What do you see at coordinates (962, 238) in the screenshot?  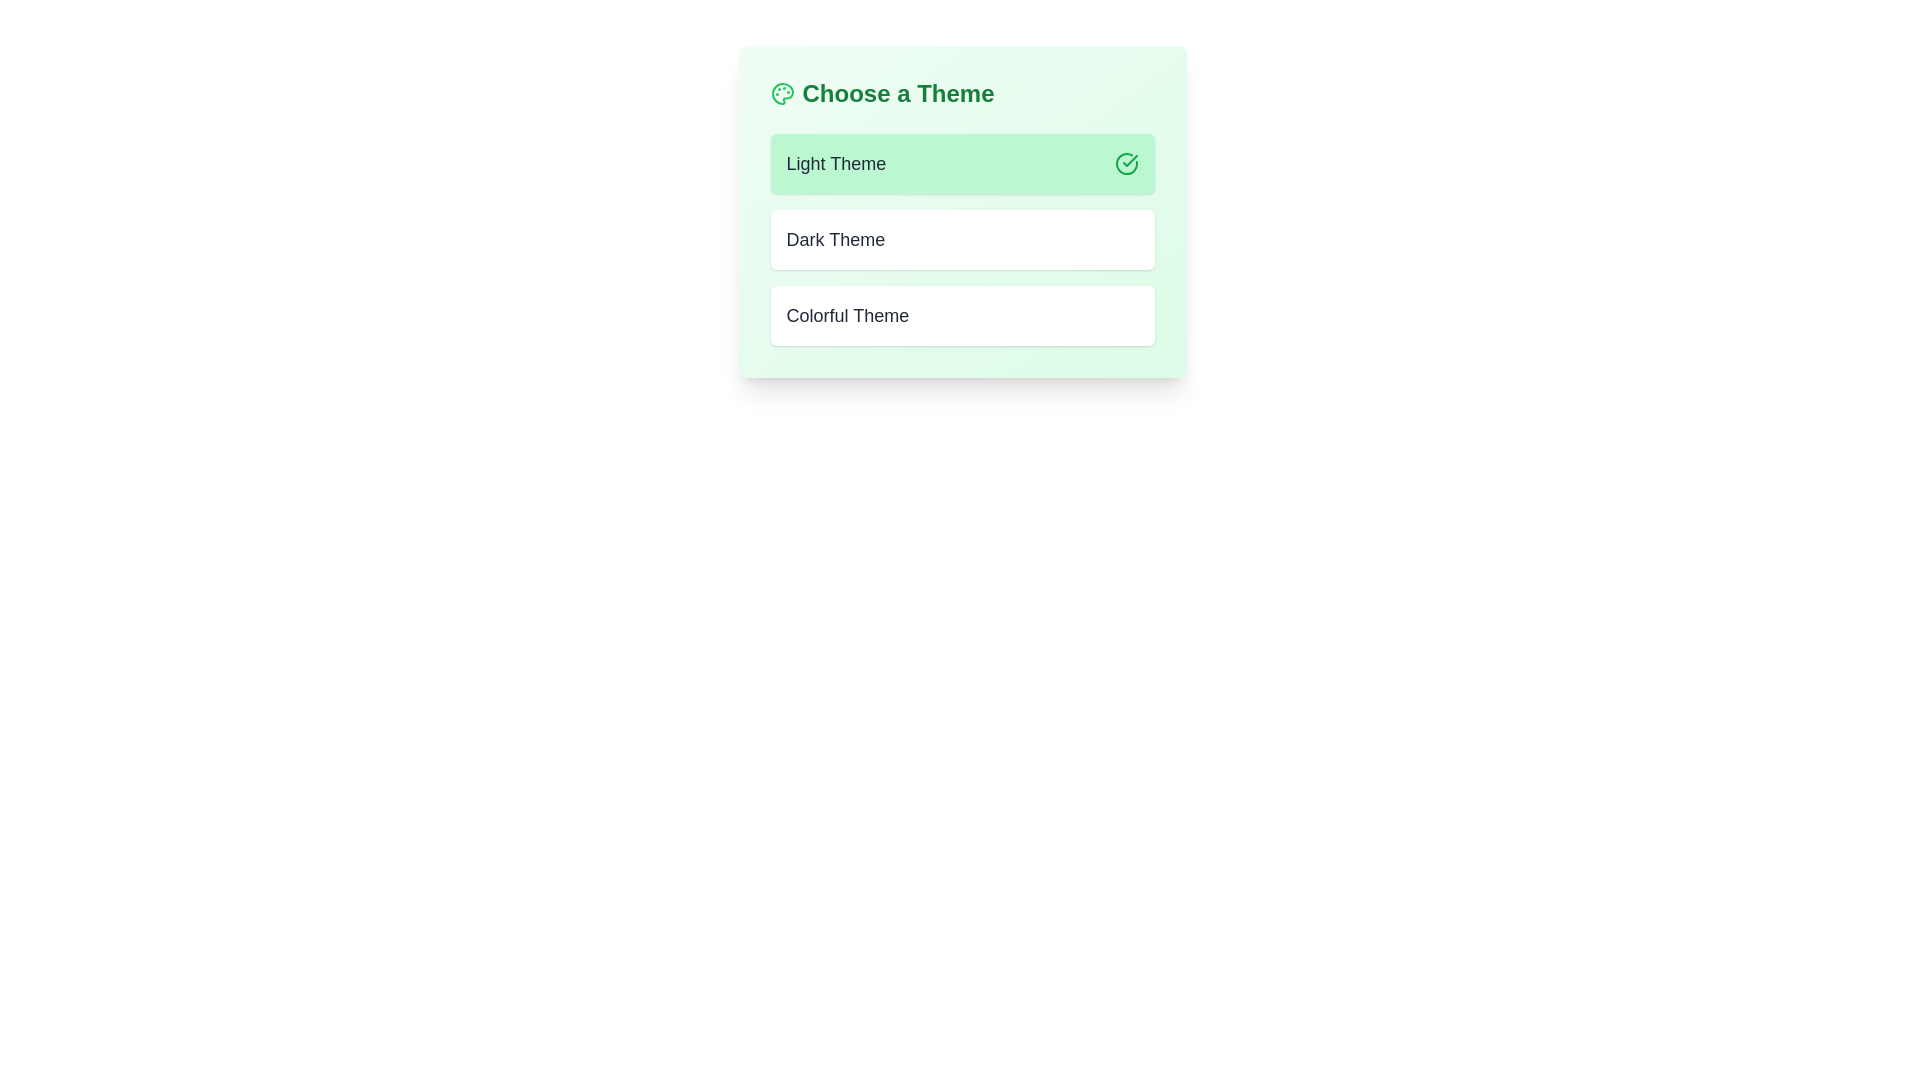 I see `the 'Dark Theme' selectable card` at bounding box center [962, 238].